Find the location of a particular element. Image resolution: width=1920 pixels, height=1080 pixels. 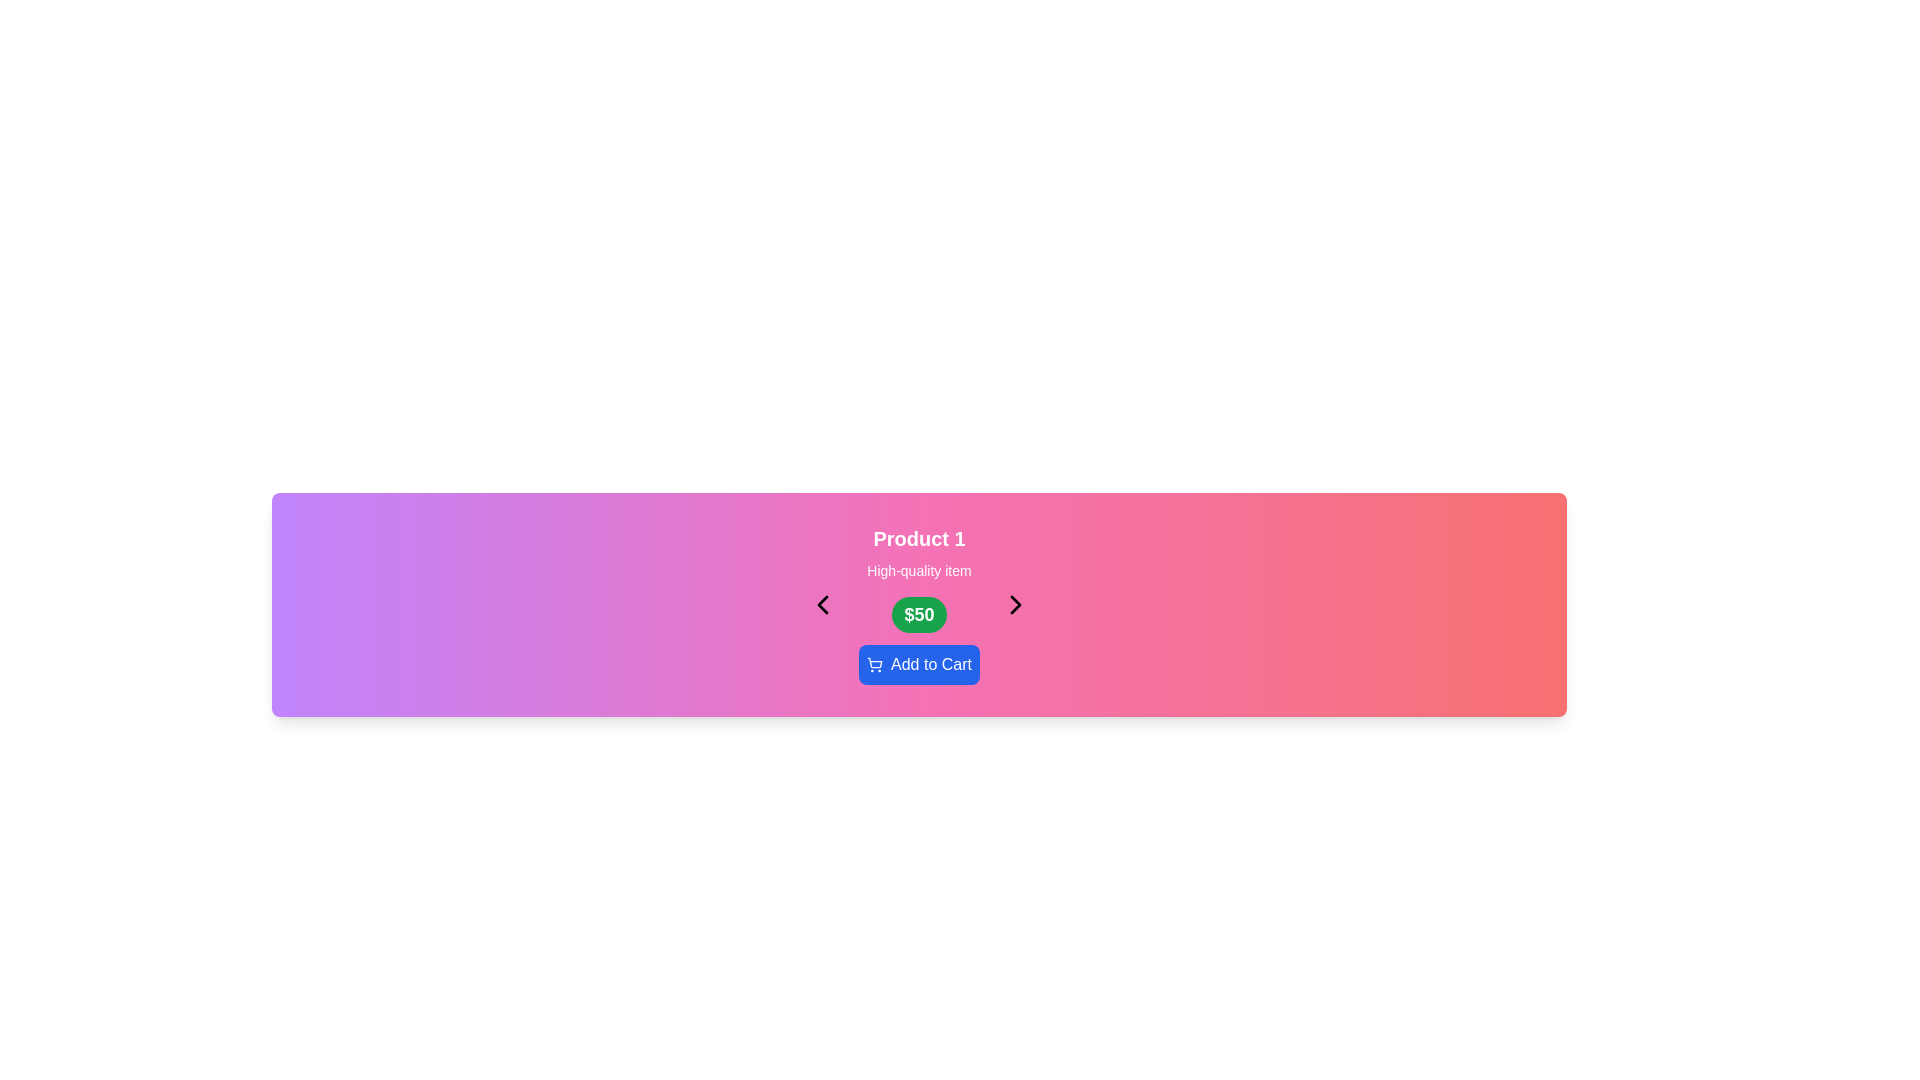

the right-facing chevron arrow icon button on the gradient background is located at coordinates (1016, 604).